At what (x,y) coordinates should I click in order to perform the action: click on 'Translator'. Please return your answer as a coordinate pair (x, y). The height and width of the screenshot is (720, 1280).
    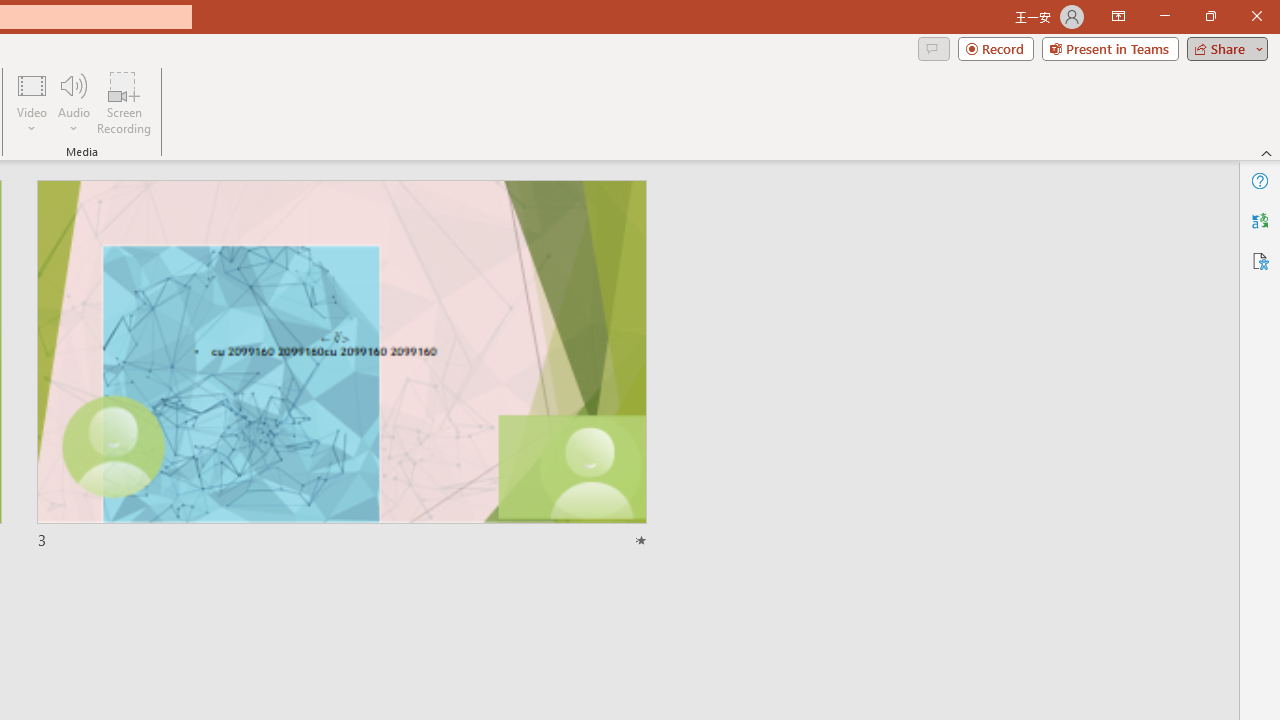
    Looking at the image, I should click on (1259, 221).